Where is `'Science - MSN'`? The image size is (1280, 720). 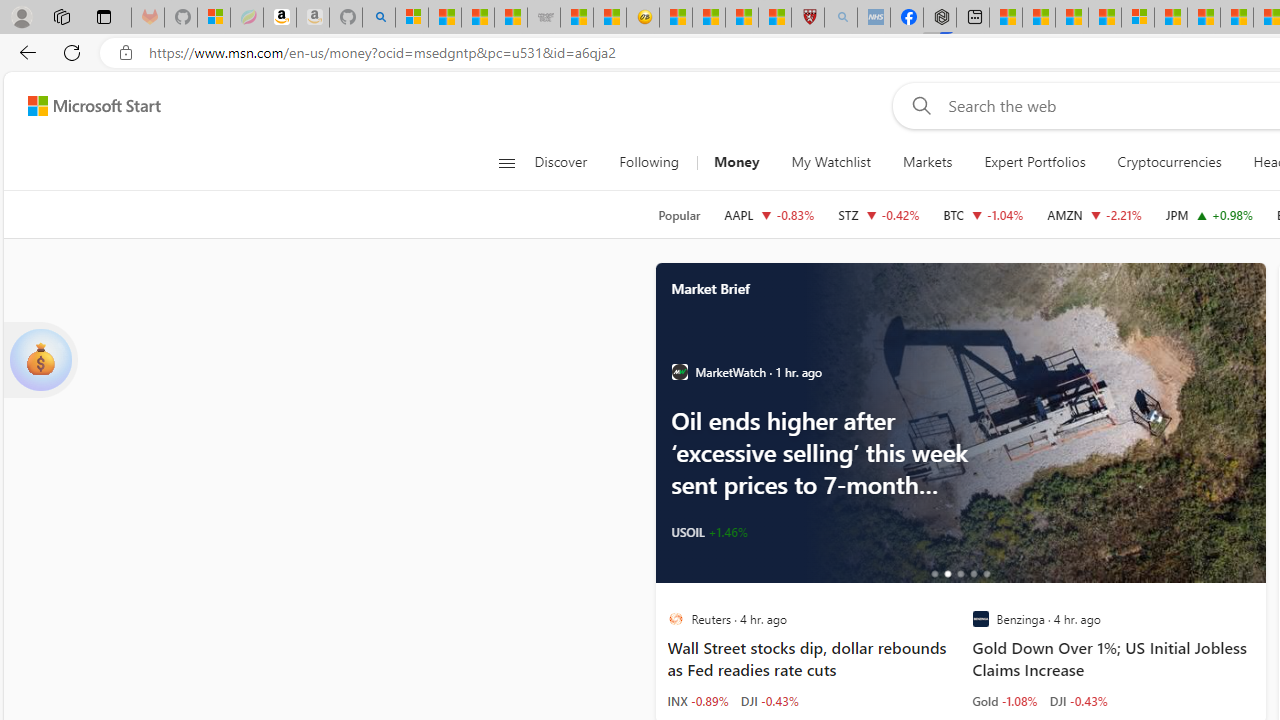
'Science - MSN' is located at coordinates (740, 17).